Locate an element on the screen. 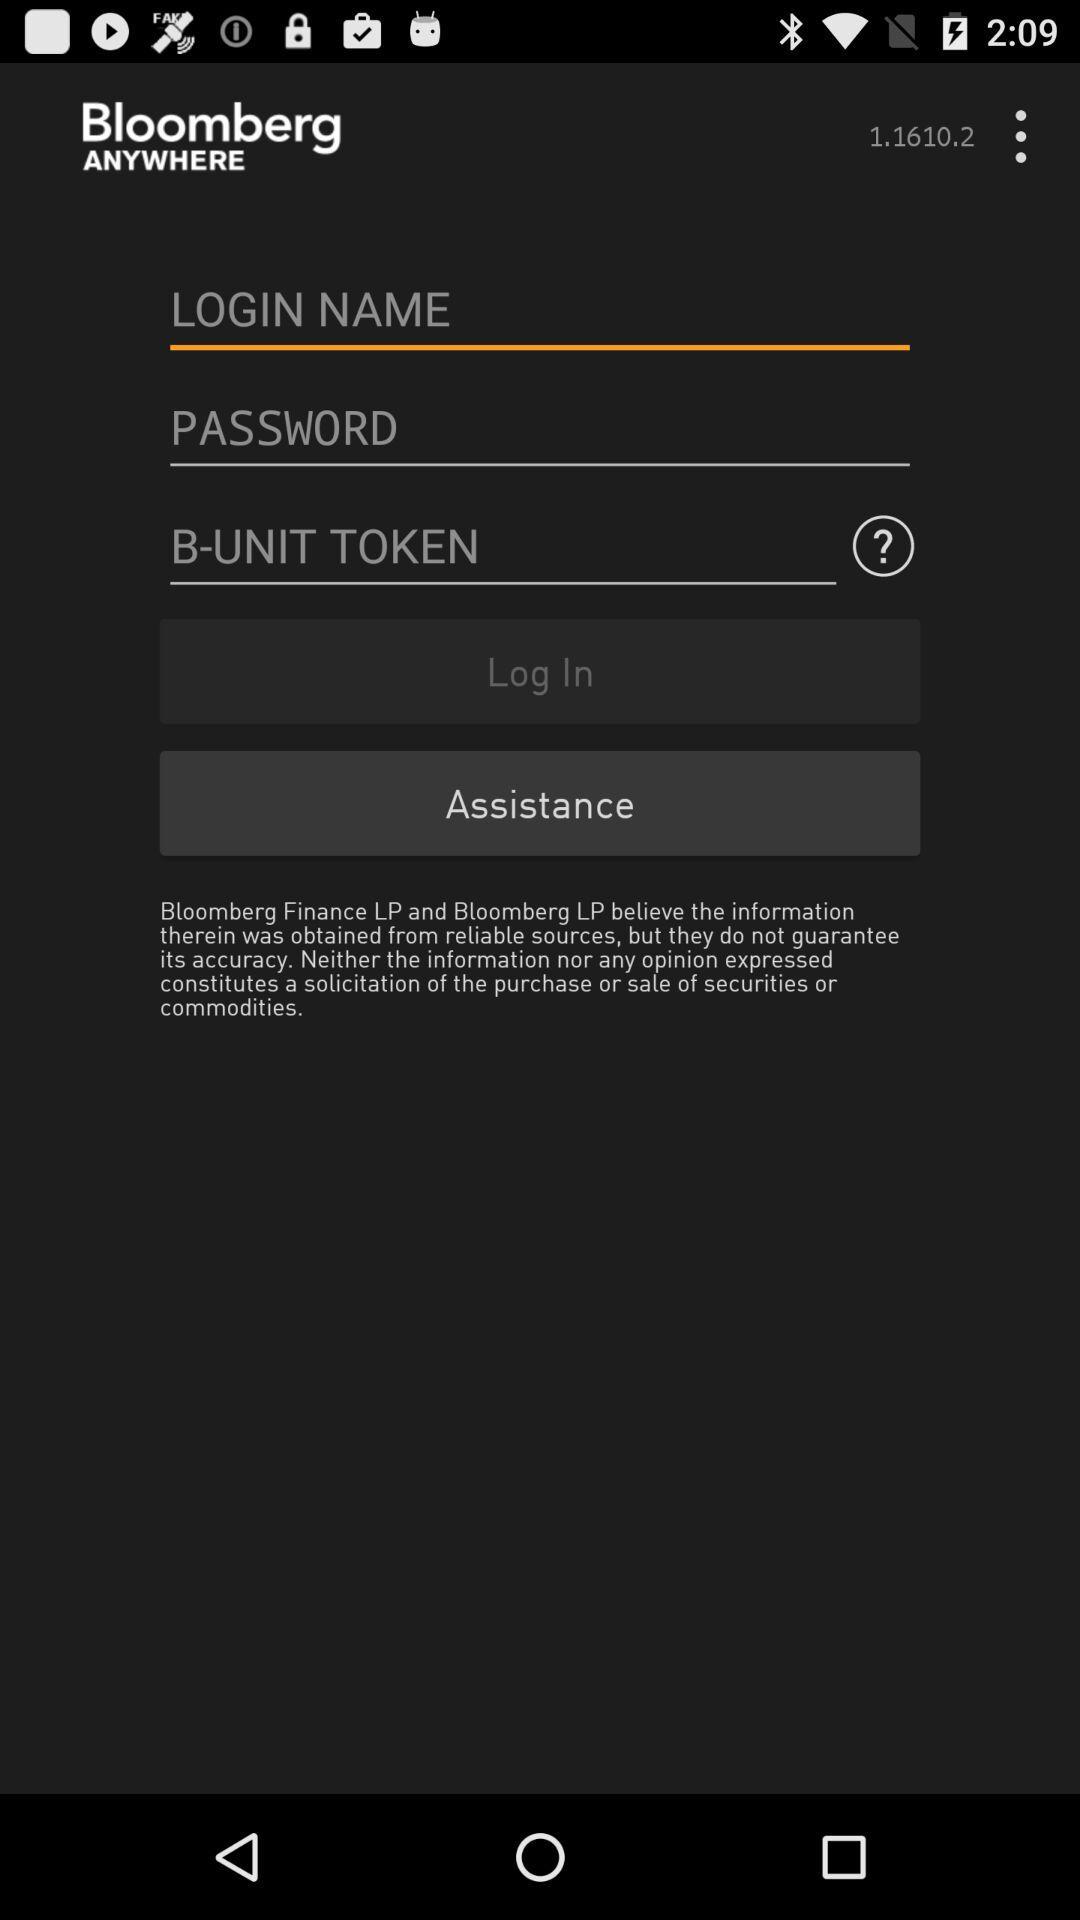 This screenshot has width=1080, height=1920. username is located at coordinates (540, 307).